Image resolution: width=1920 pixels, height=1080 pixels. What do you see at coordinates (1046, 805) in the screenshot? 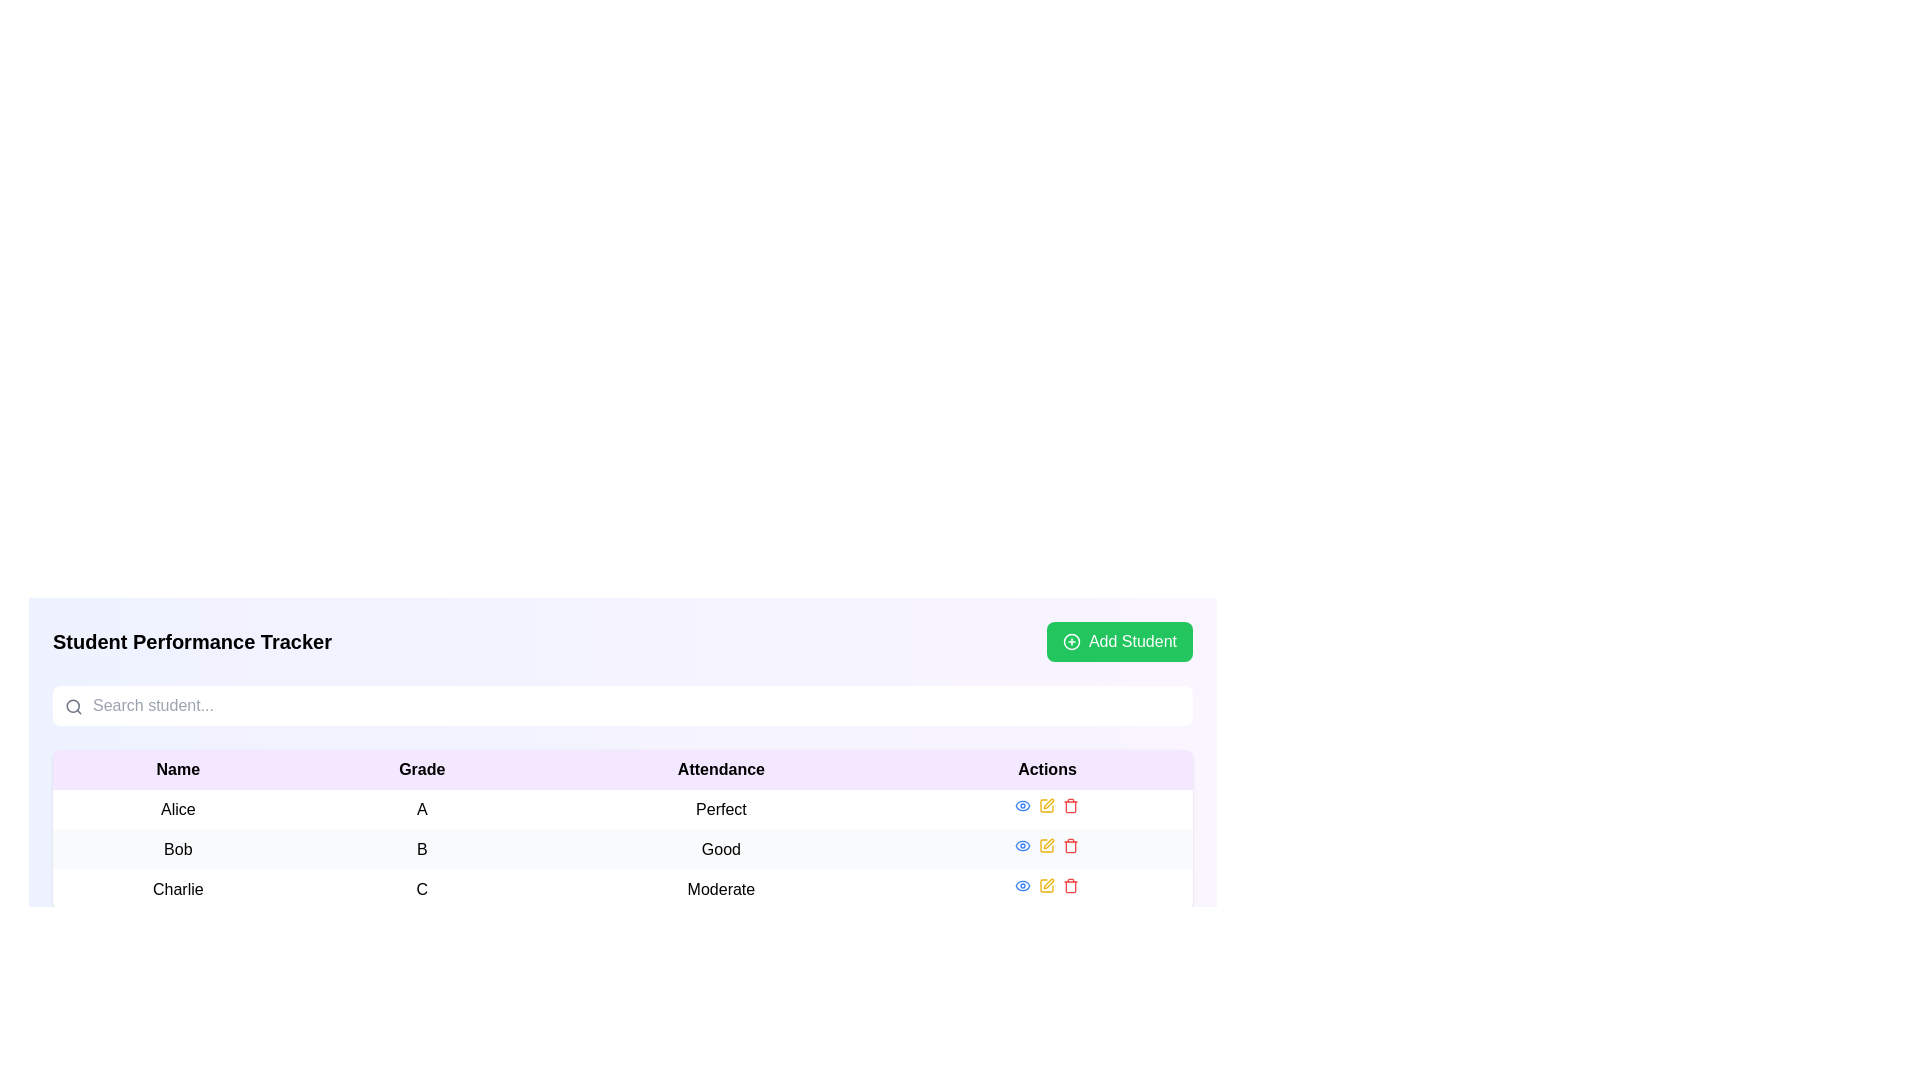
I see `the yellow pen icon button located in the 'Actions' column of the data table` at bounding box center [1046, 805].